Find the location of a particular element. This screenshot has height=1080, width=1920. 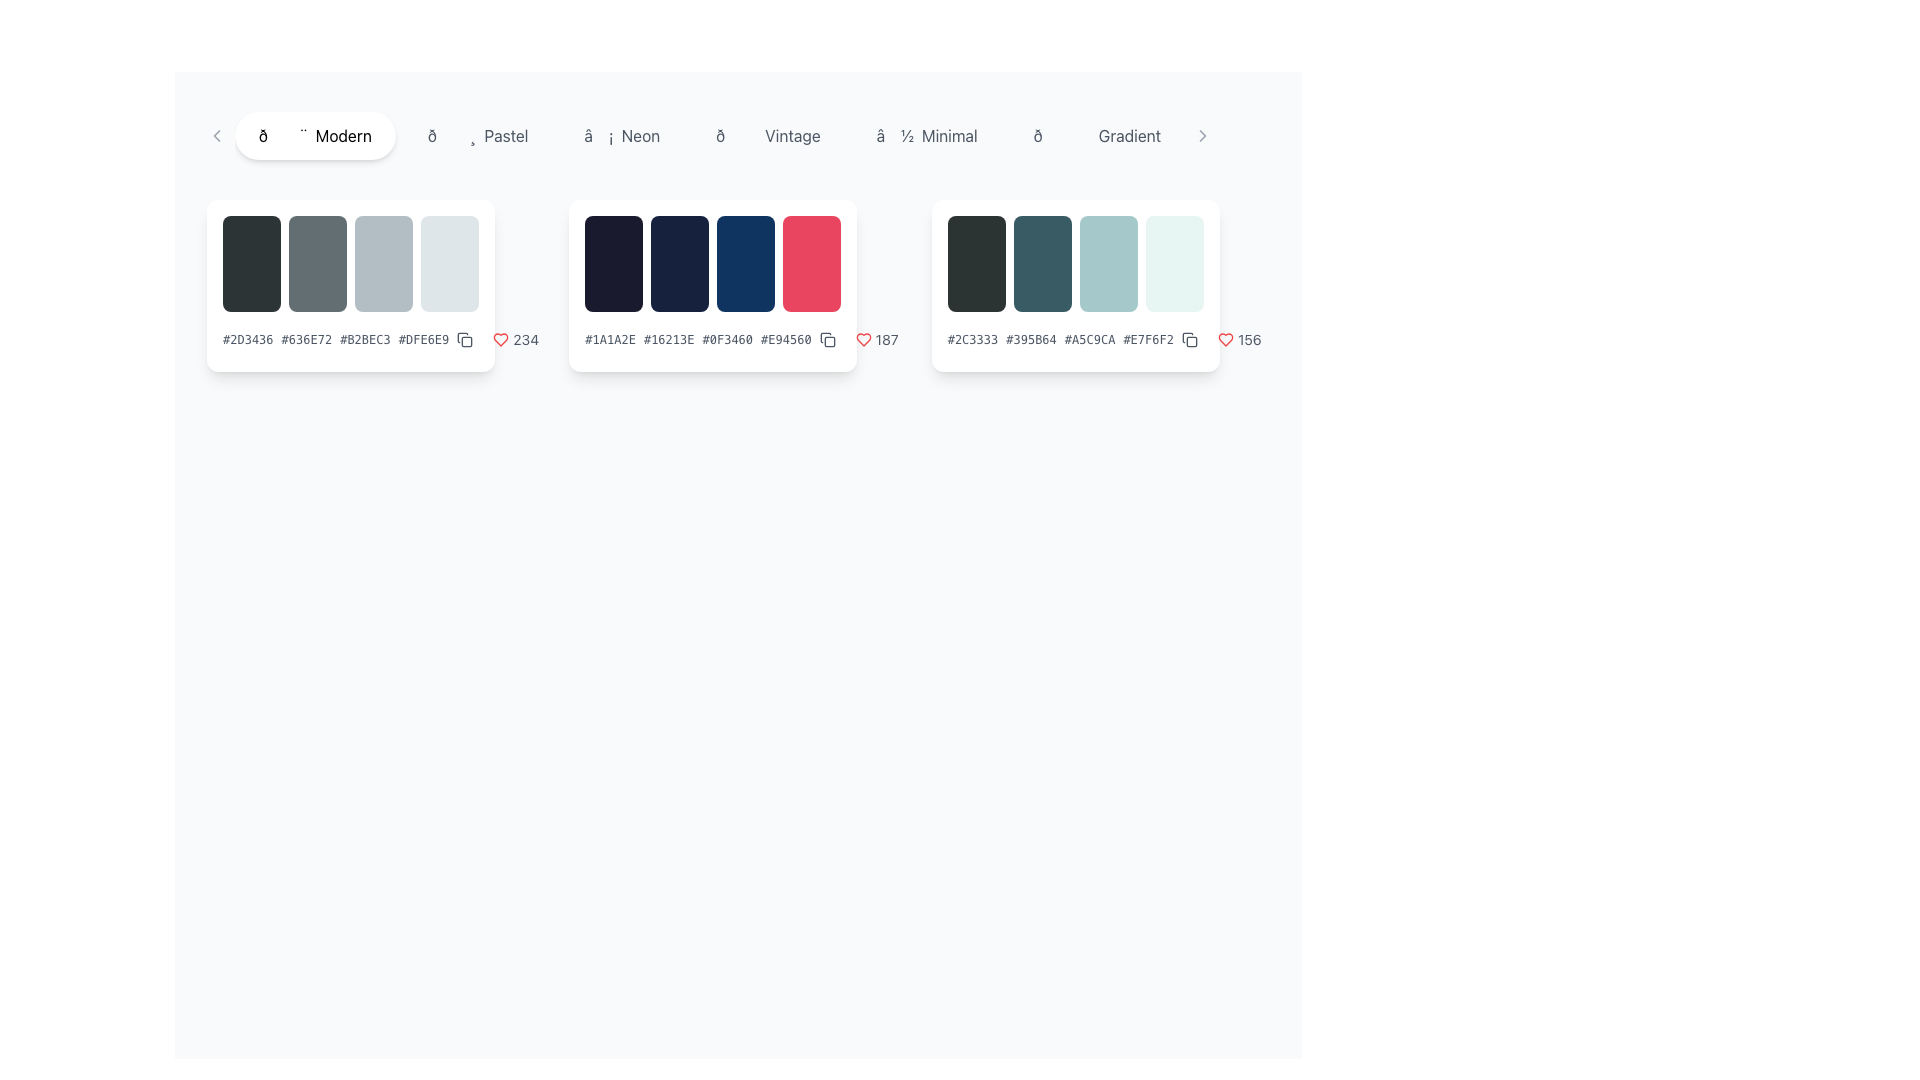

the third color swatch in the horizontal group of blocks under the 'Vintage' category is located at coordinates (745, 262).